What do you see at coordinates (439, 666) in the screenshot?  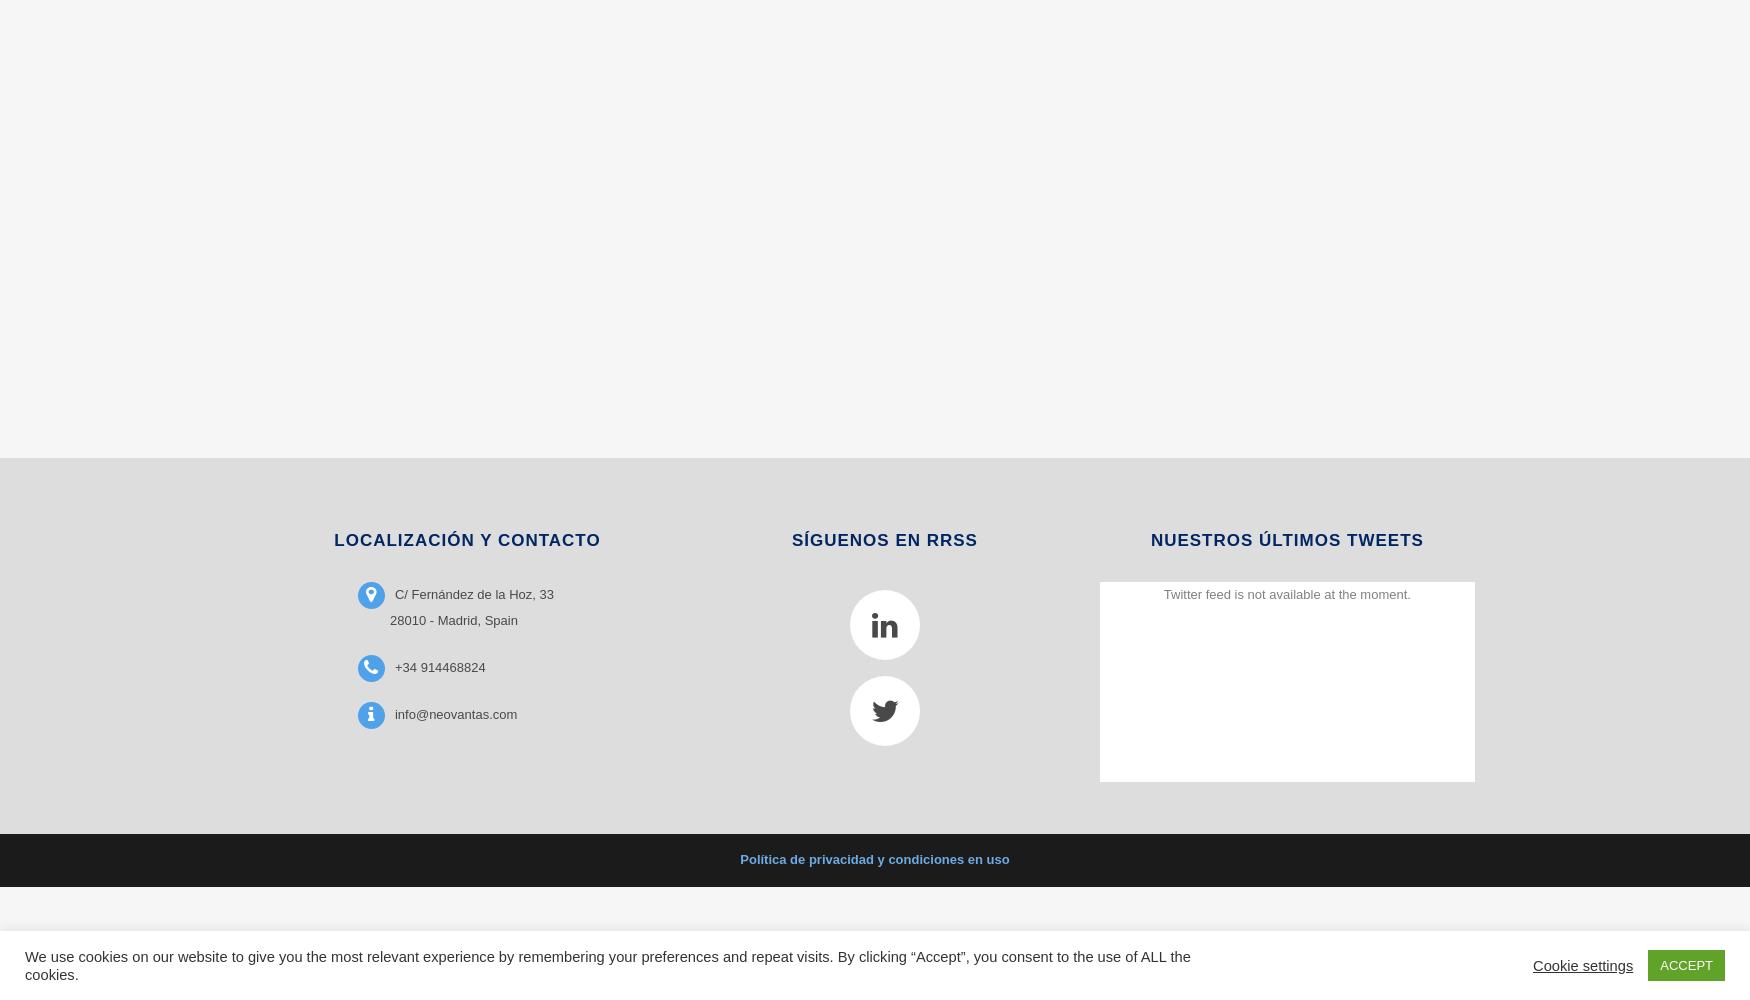 I see `'+34 914468824'` at bounding box center [439, 666].